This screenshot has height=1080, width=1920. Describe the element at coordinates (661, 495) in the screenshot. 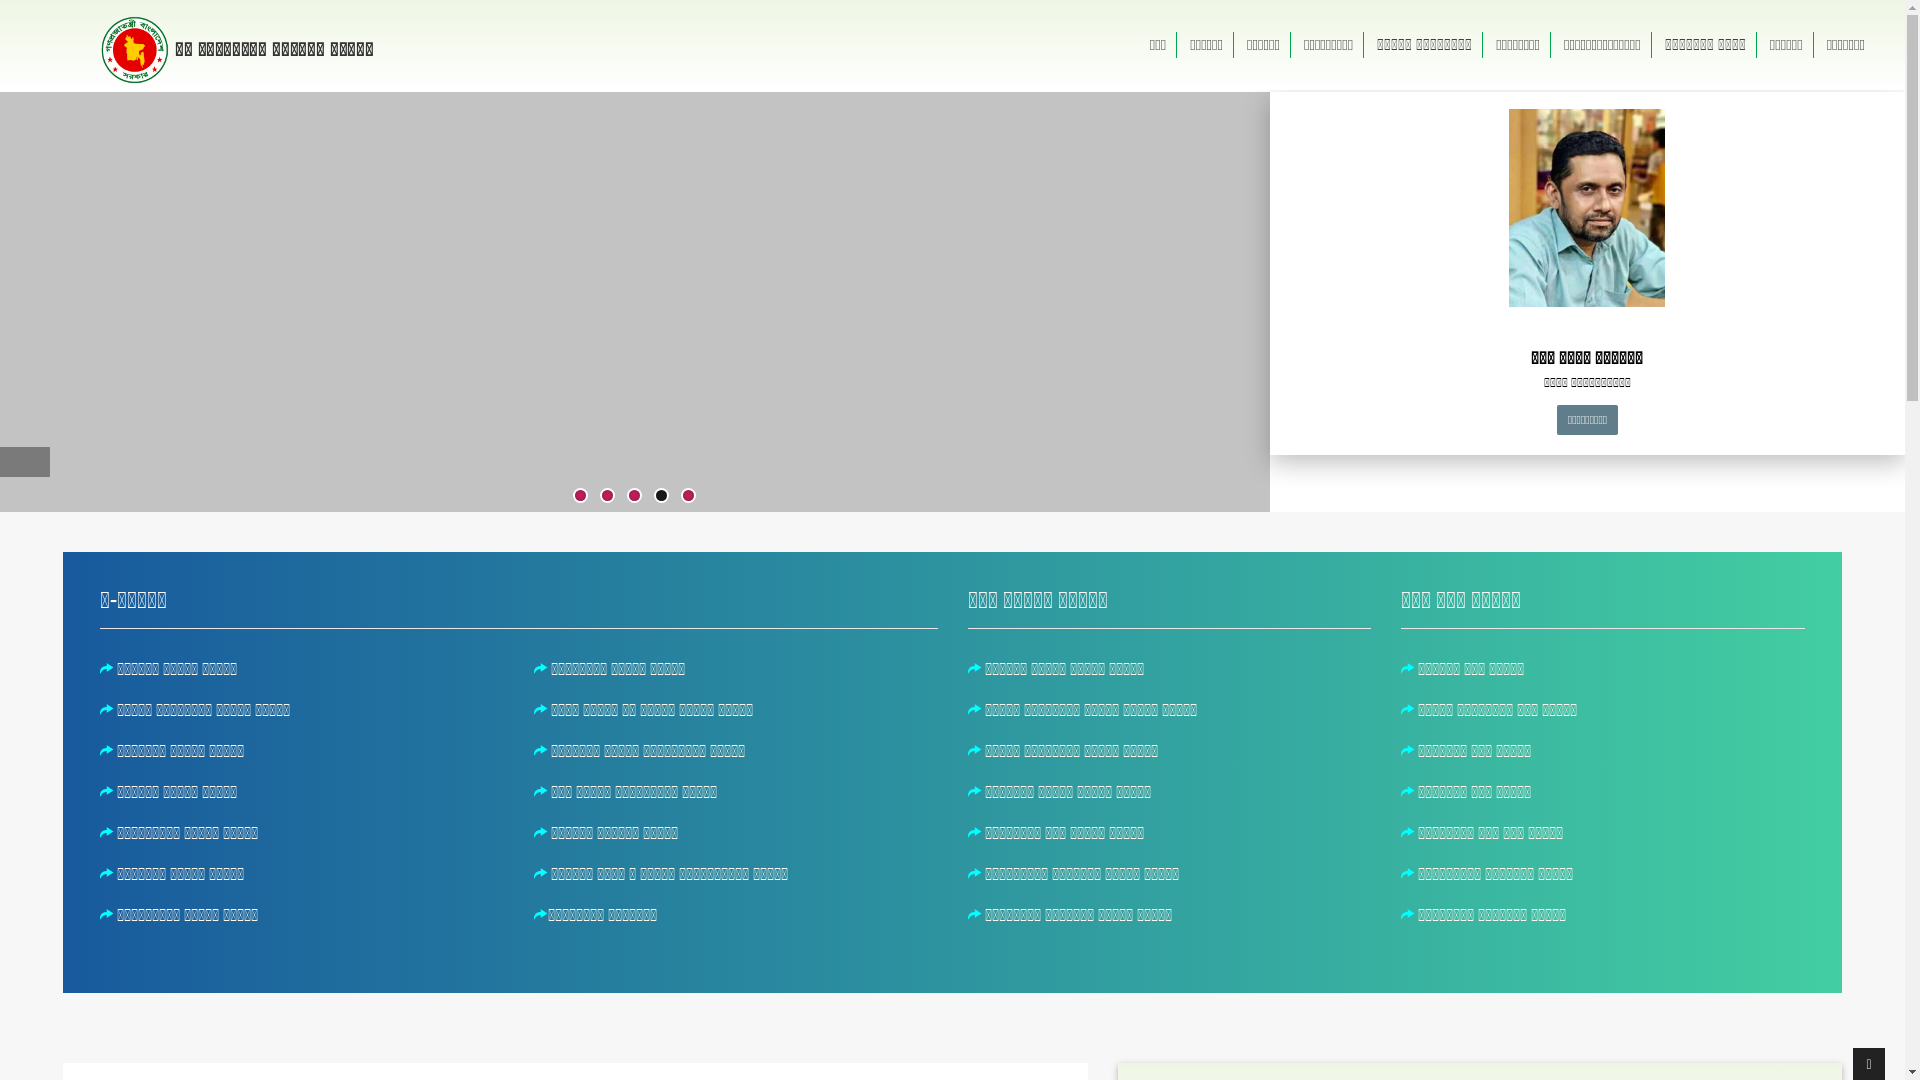

I see `'4'` at that location.